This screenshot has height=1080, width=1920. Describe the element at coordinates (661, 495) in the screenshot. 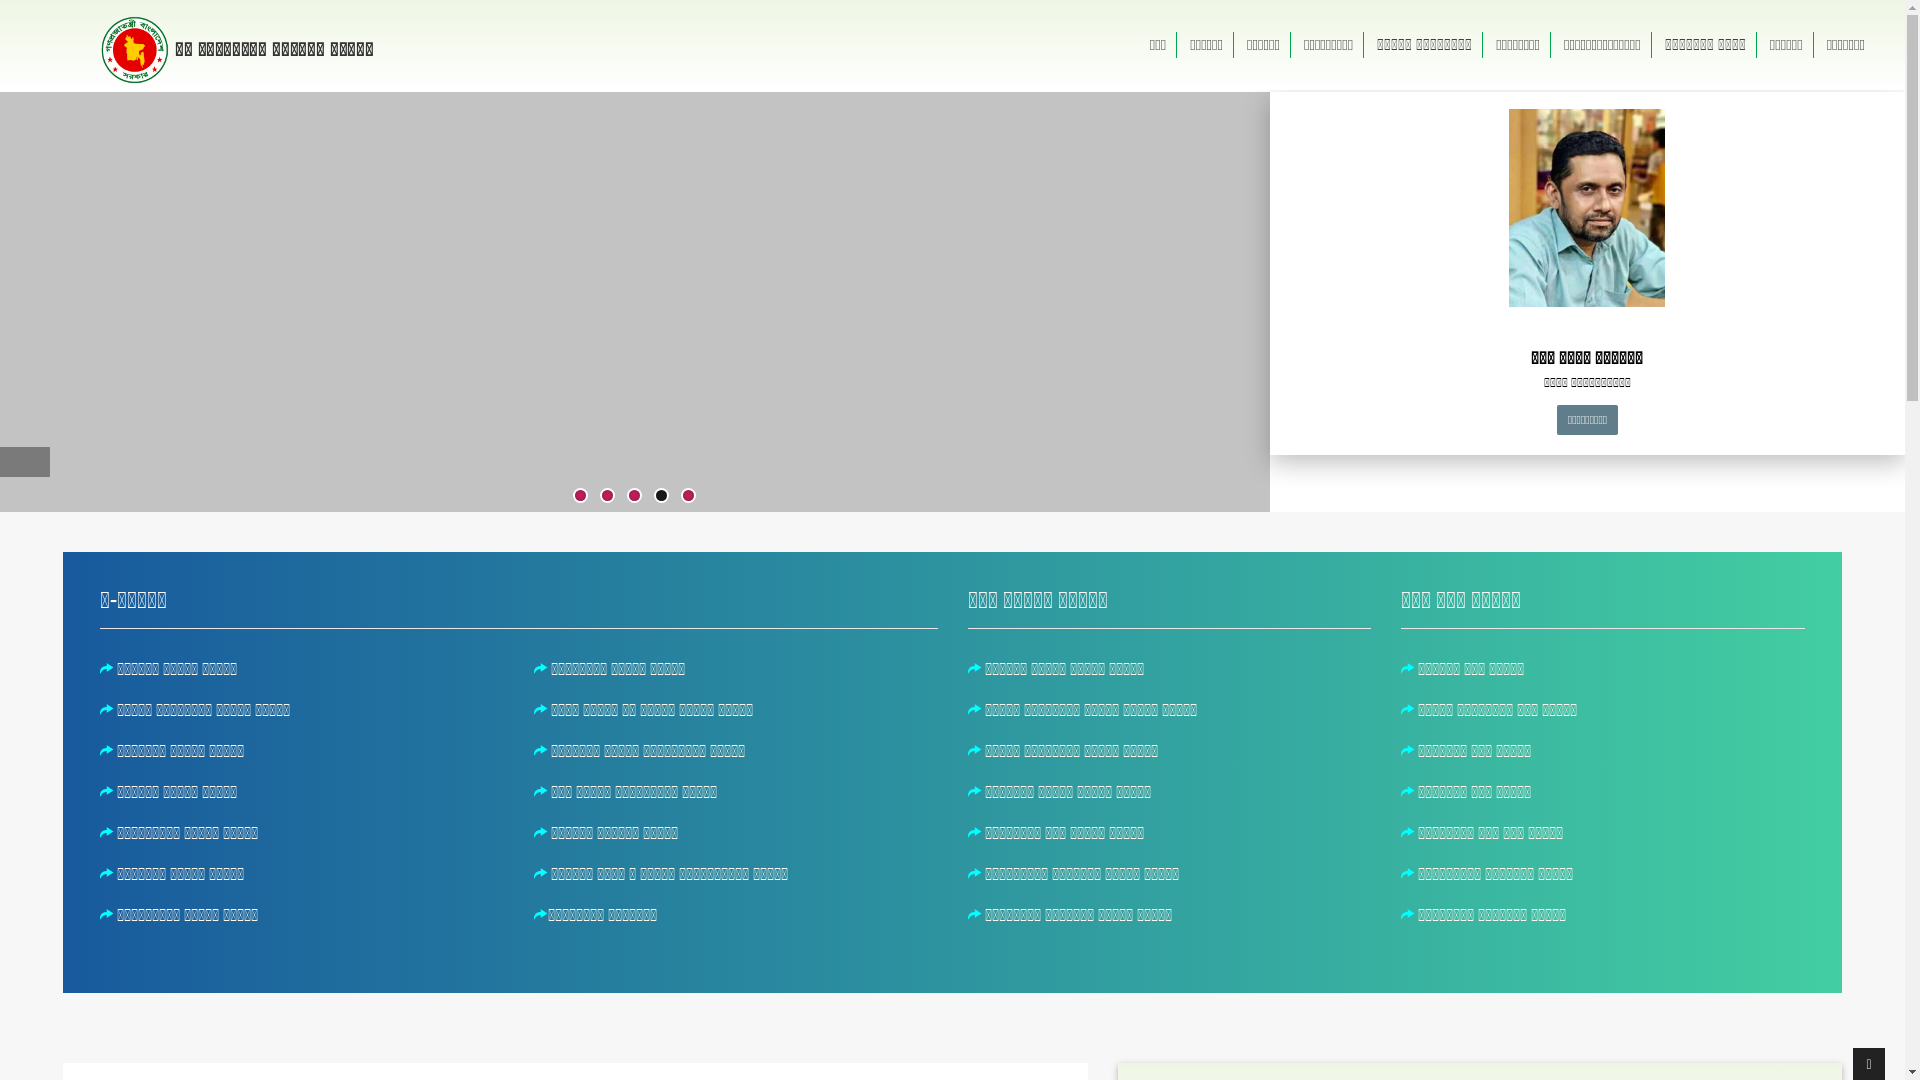

I see `'4'` at that location.